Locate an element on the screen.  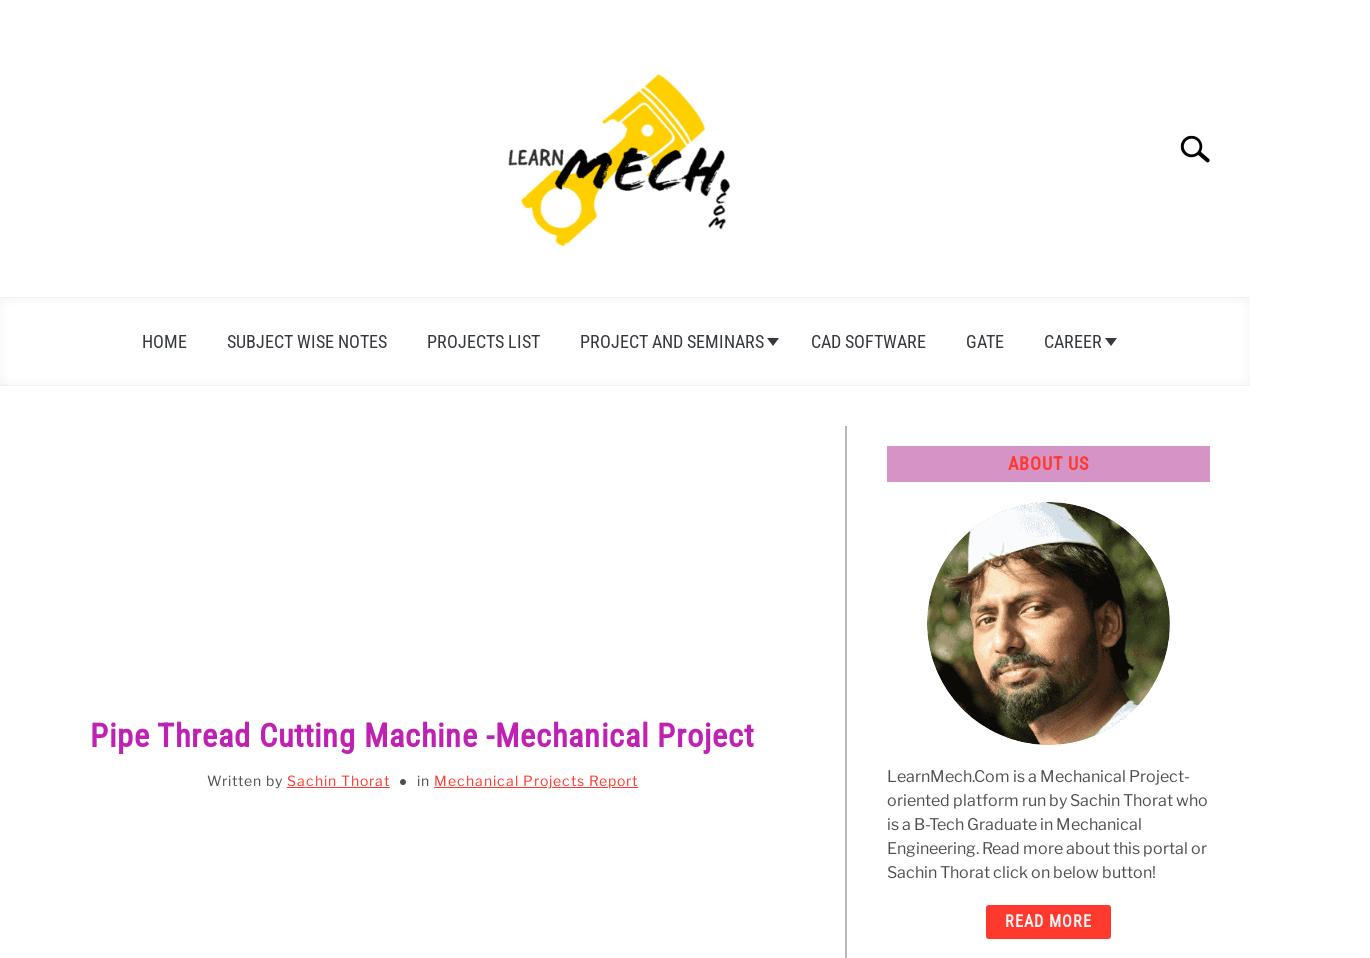
'Projects List' is located at coordinates (481, 340).